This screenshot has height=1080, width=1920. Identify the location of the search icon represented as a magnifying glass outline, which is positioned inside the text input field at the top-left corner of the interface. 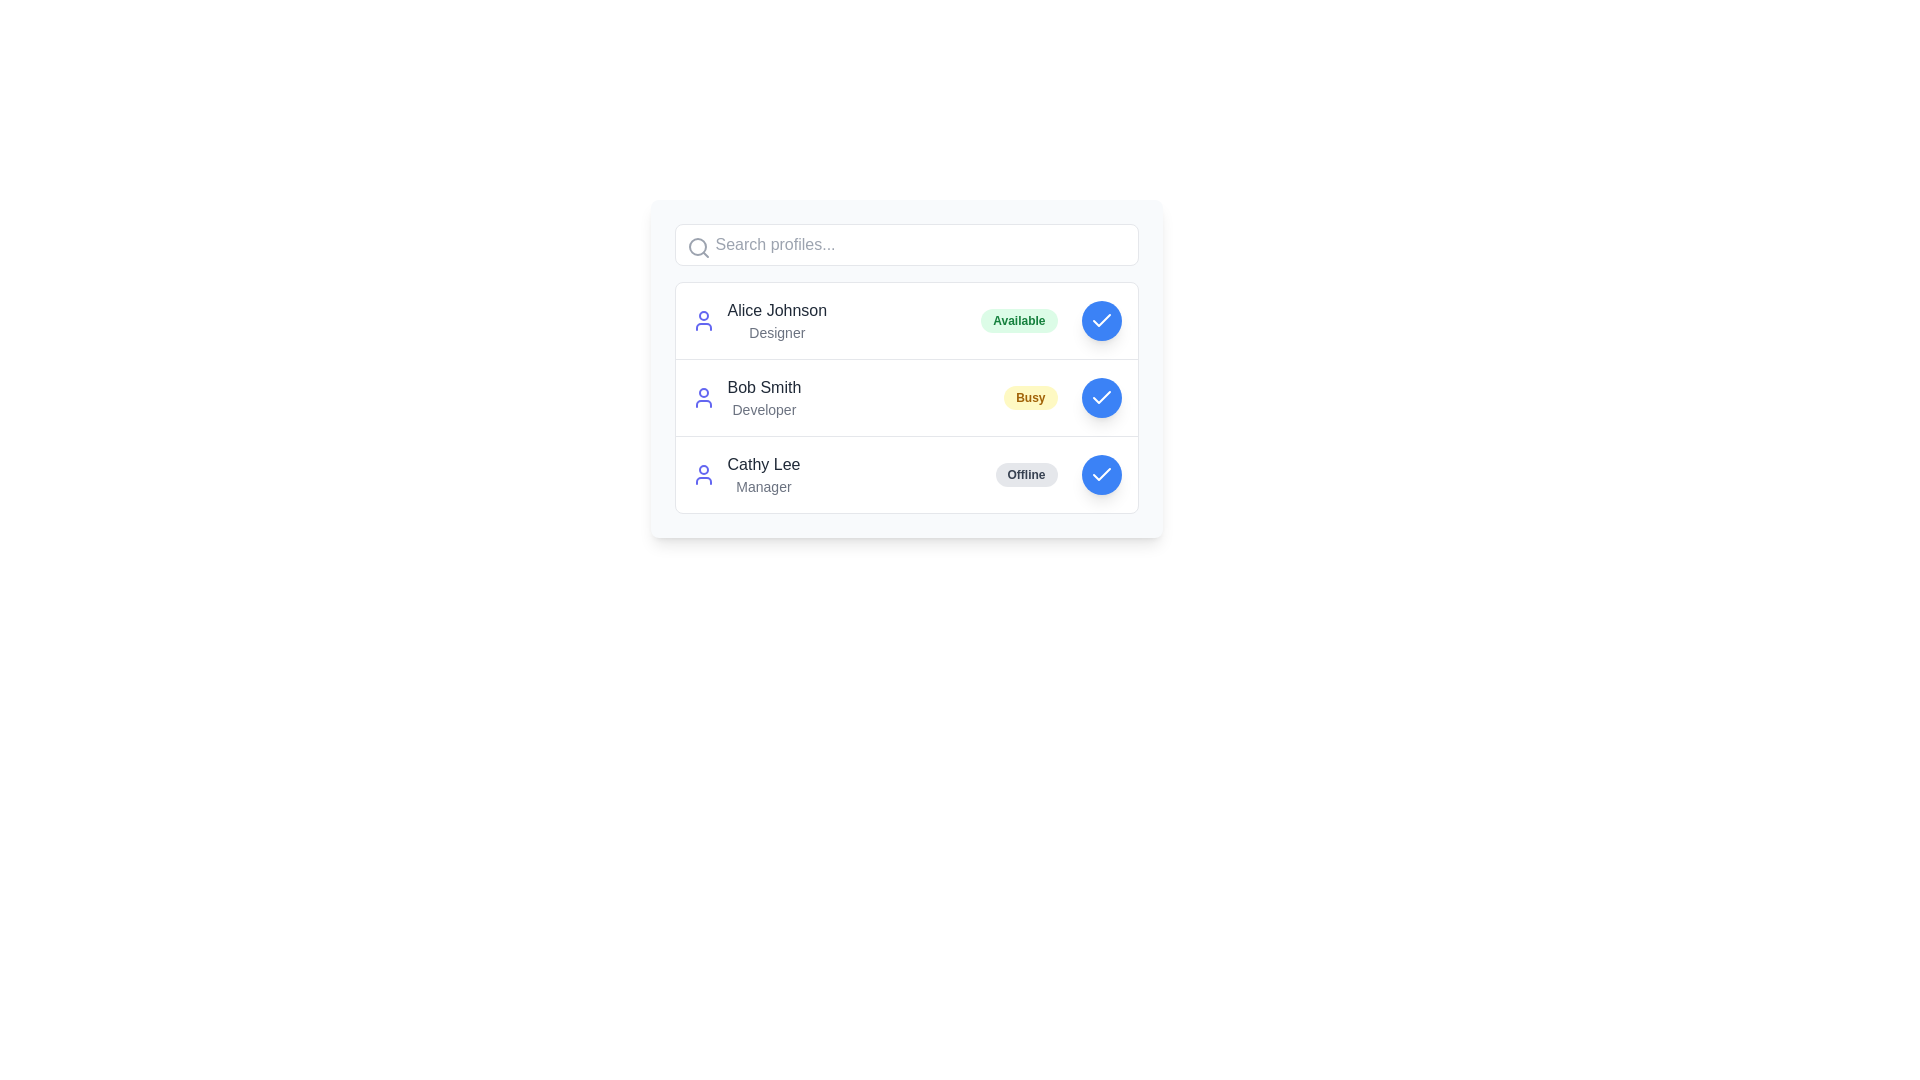
(698, 246).